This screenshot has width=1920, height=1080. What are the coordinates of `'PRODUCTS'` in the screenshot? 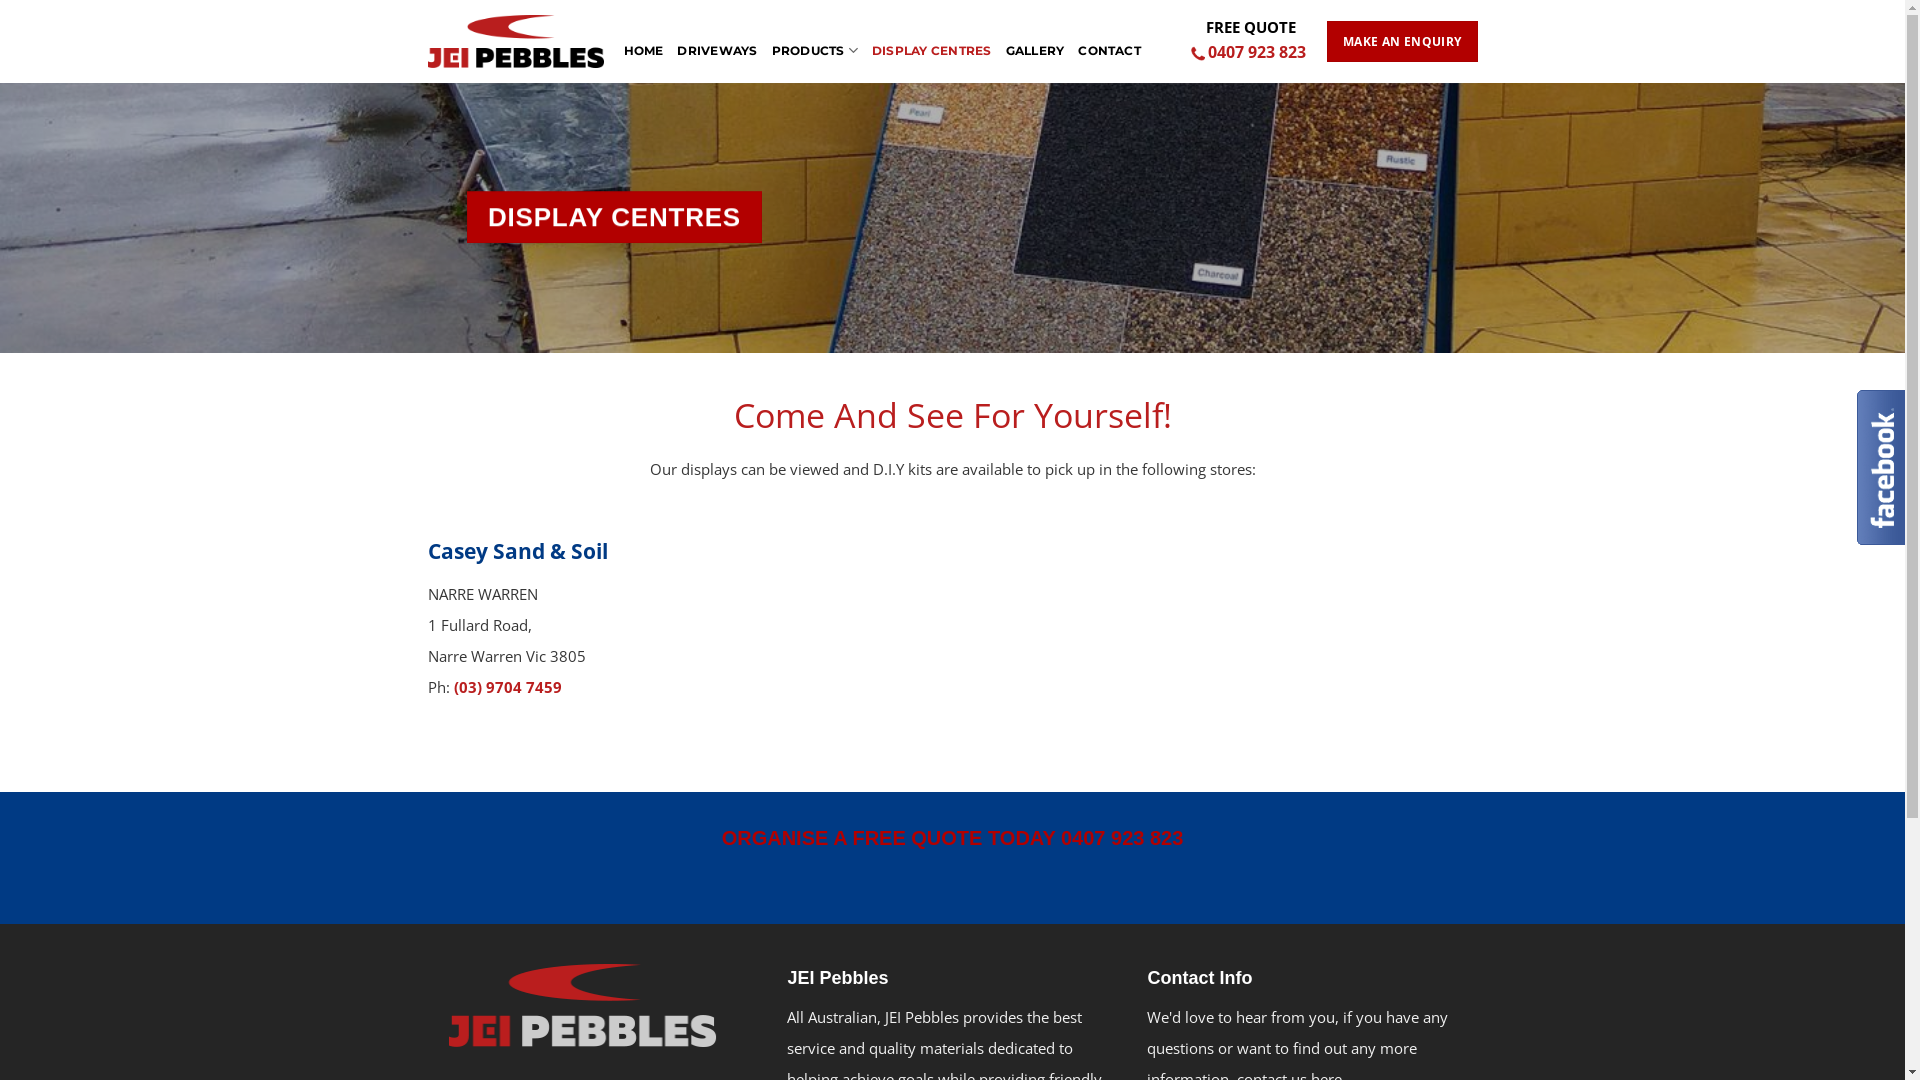 It's located at (815, 40).